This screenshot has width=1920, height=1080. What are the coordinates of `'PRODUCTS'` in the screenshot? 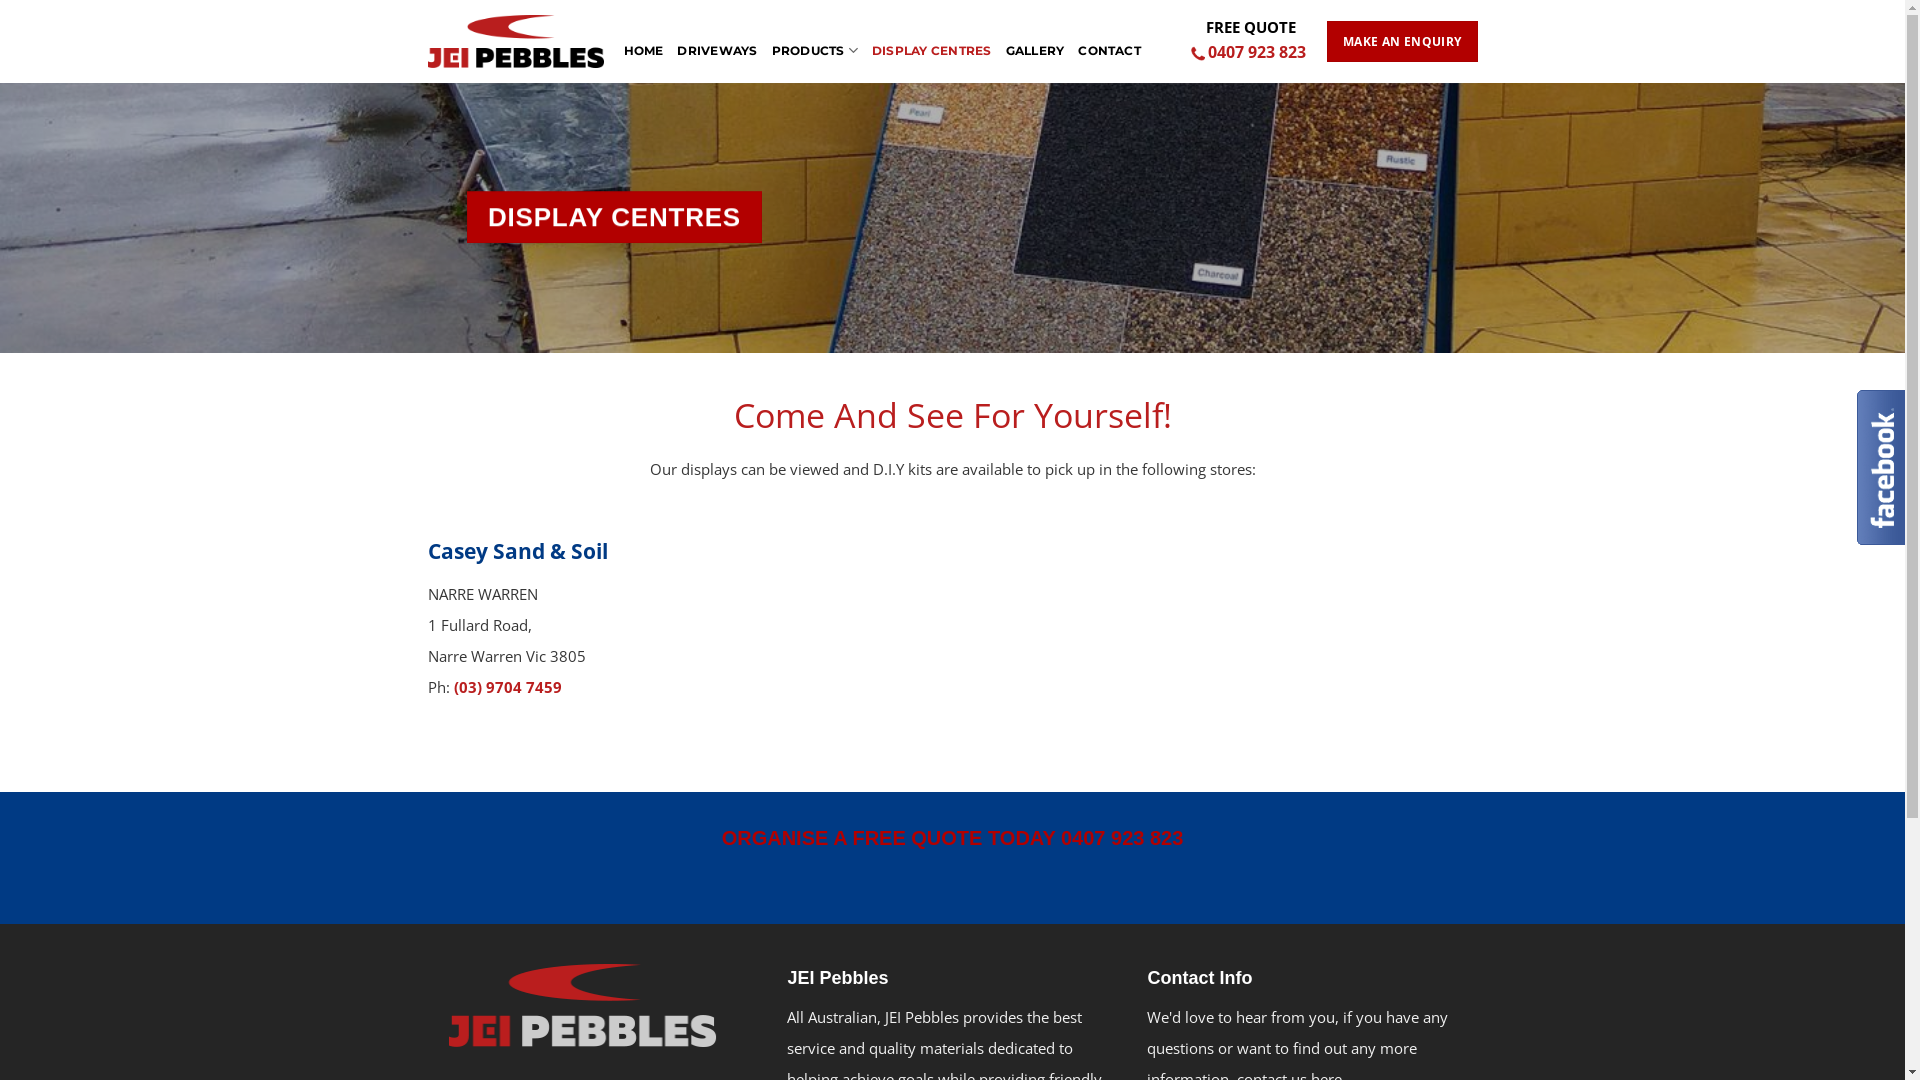 It's located at (815, 40).